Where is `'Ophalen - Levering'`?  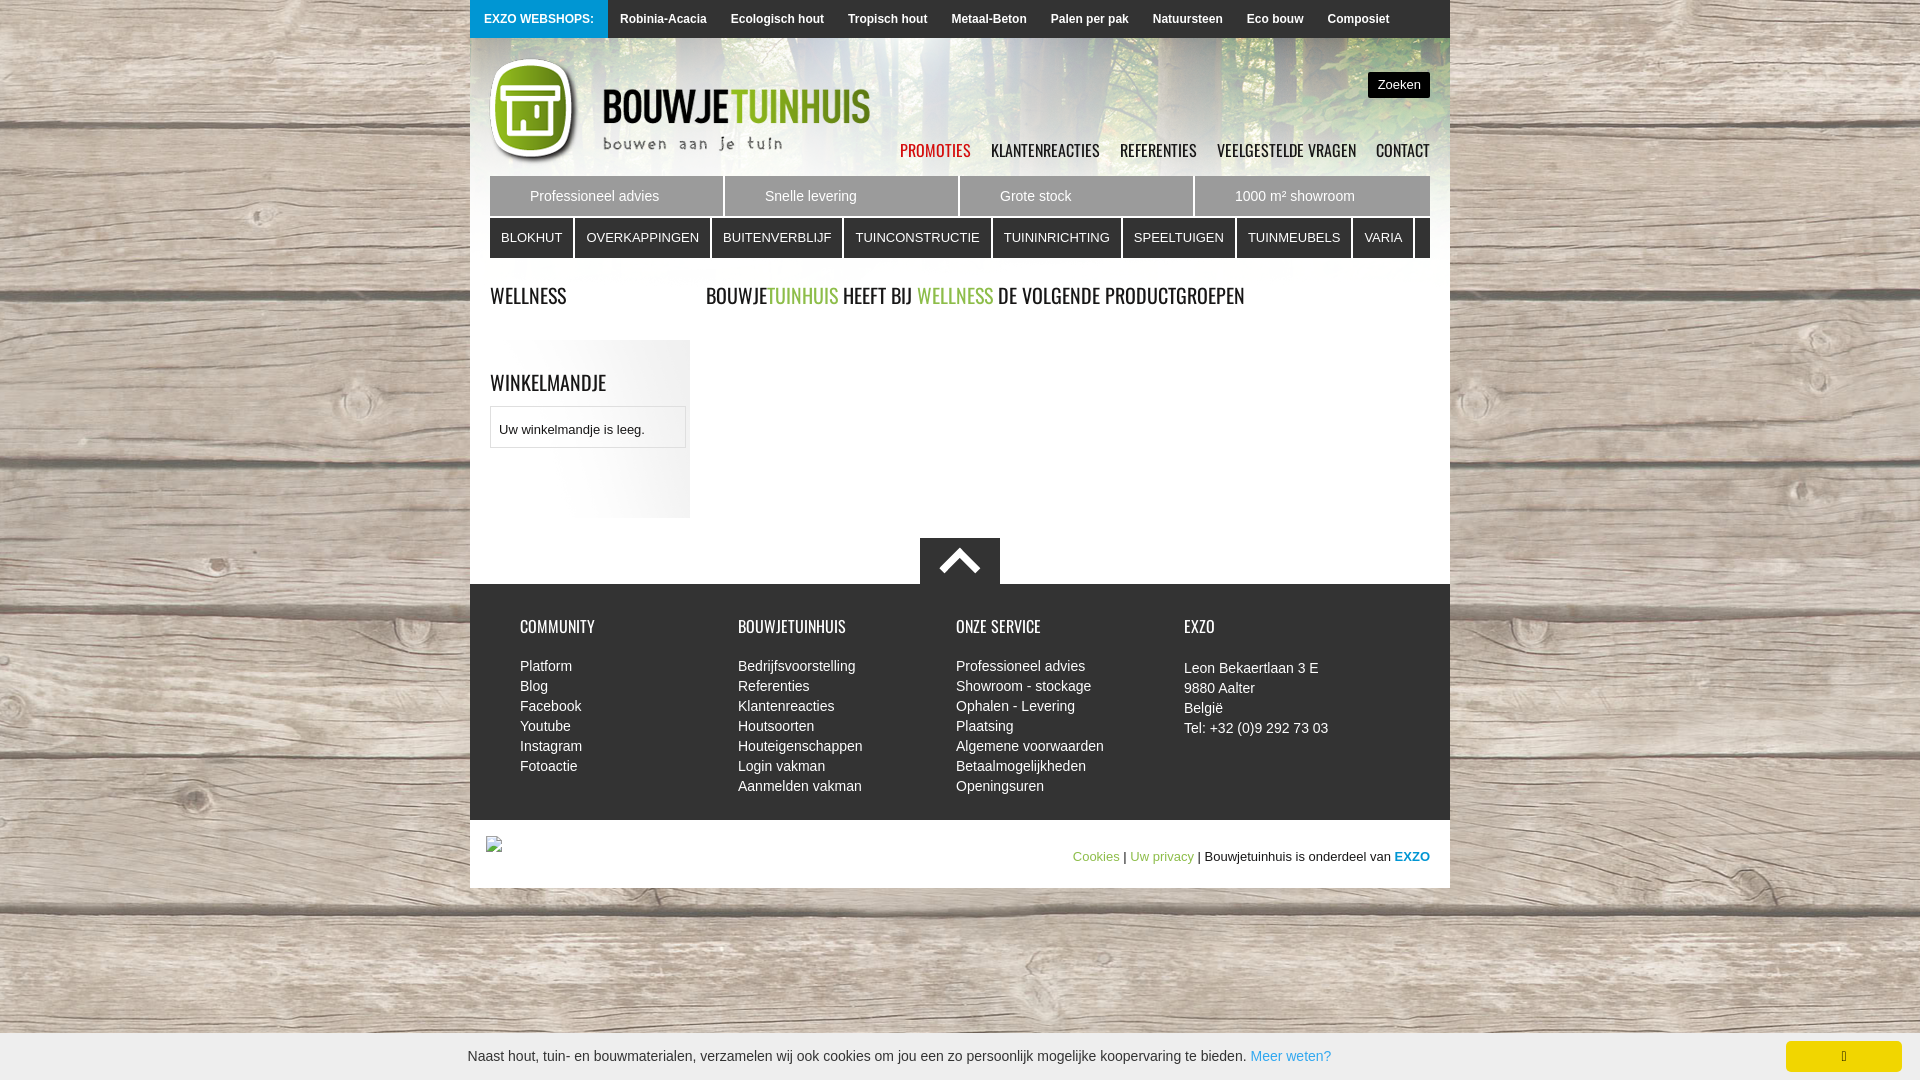 'Ophalen - Levering' is located at coordinates (1049, 704).